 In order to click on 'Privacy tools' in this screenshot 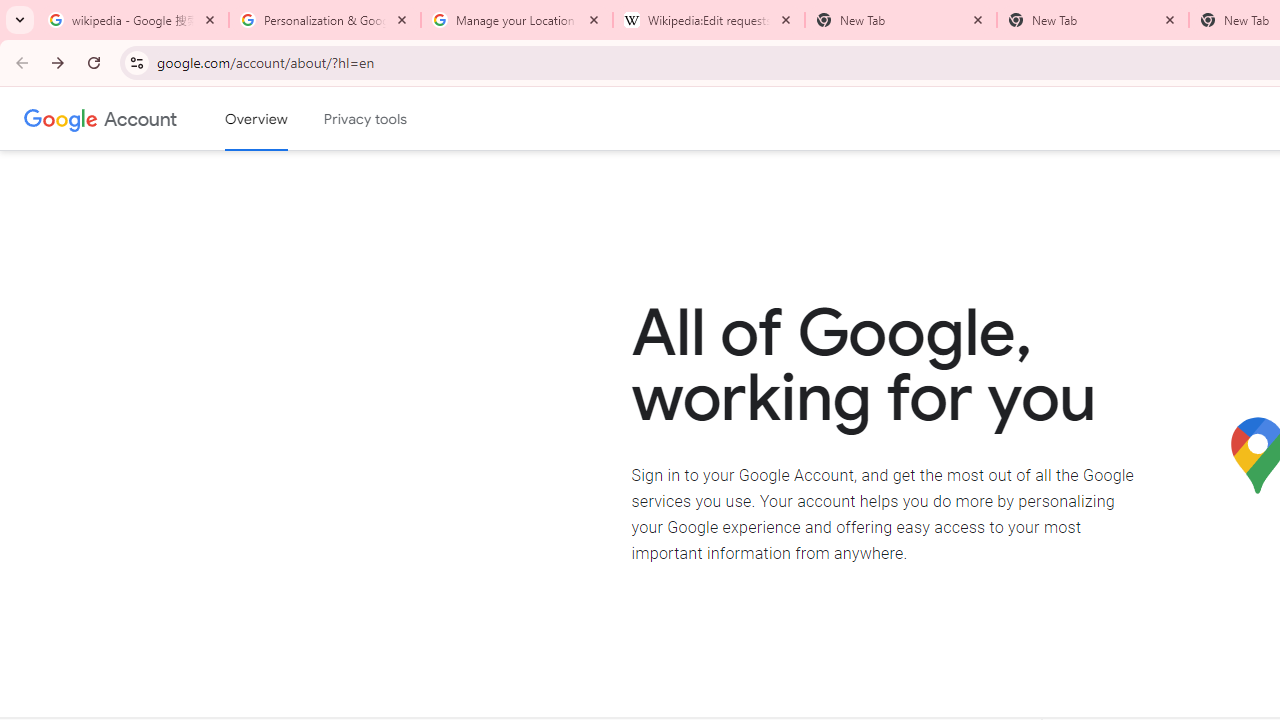, I will do `click(366, 119)`.